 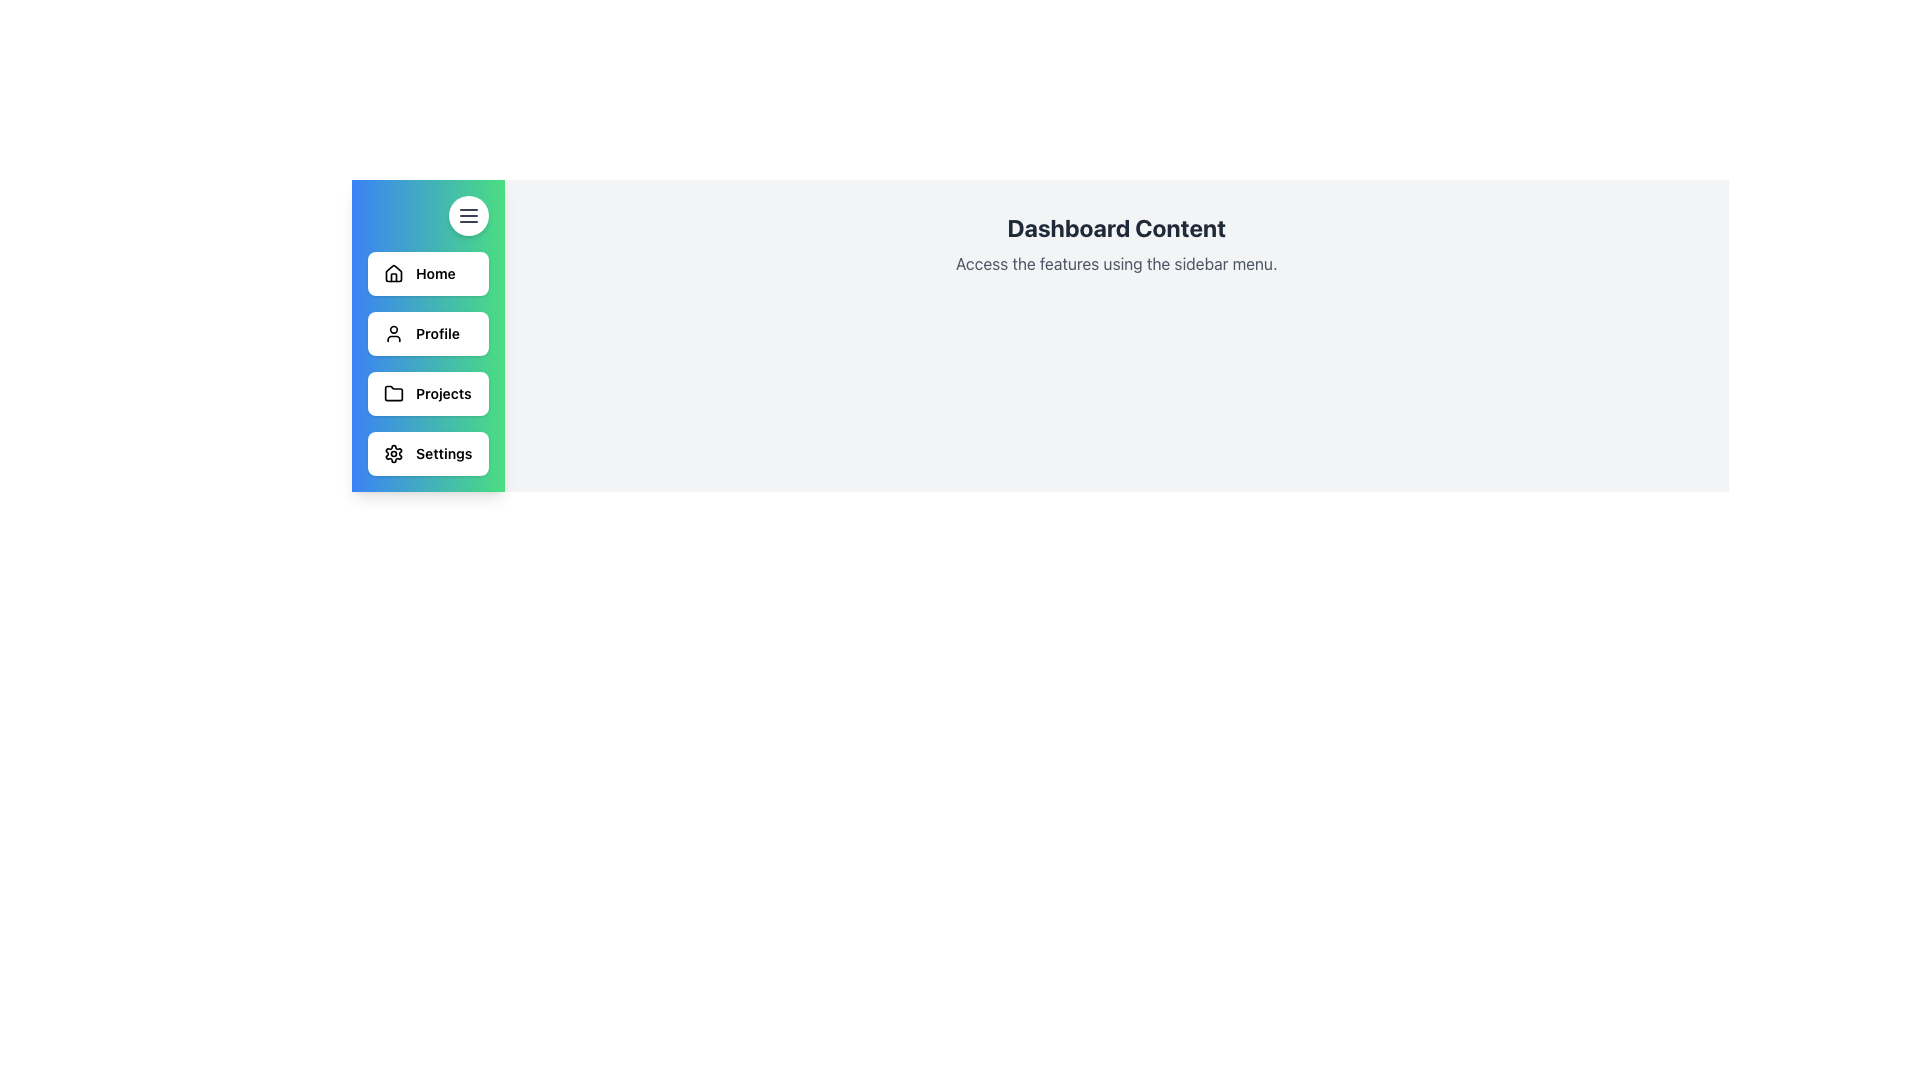 I want to click on the folder icon in the Projects menu option in the sidebar, which is the third interactive item in the vertical stack, so click(x=393, y=393).